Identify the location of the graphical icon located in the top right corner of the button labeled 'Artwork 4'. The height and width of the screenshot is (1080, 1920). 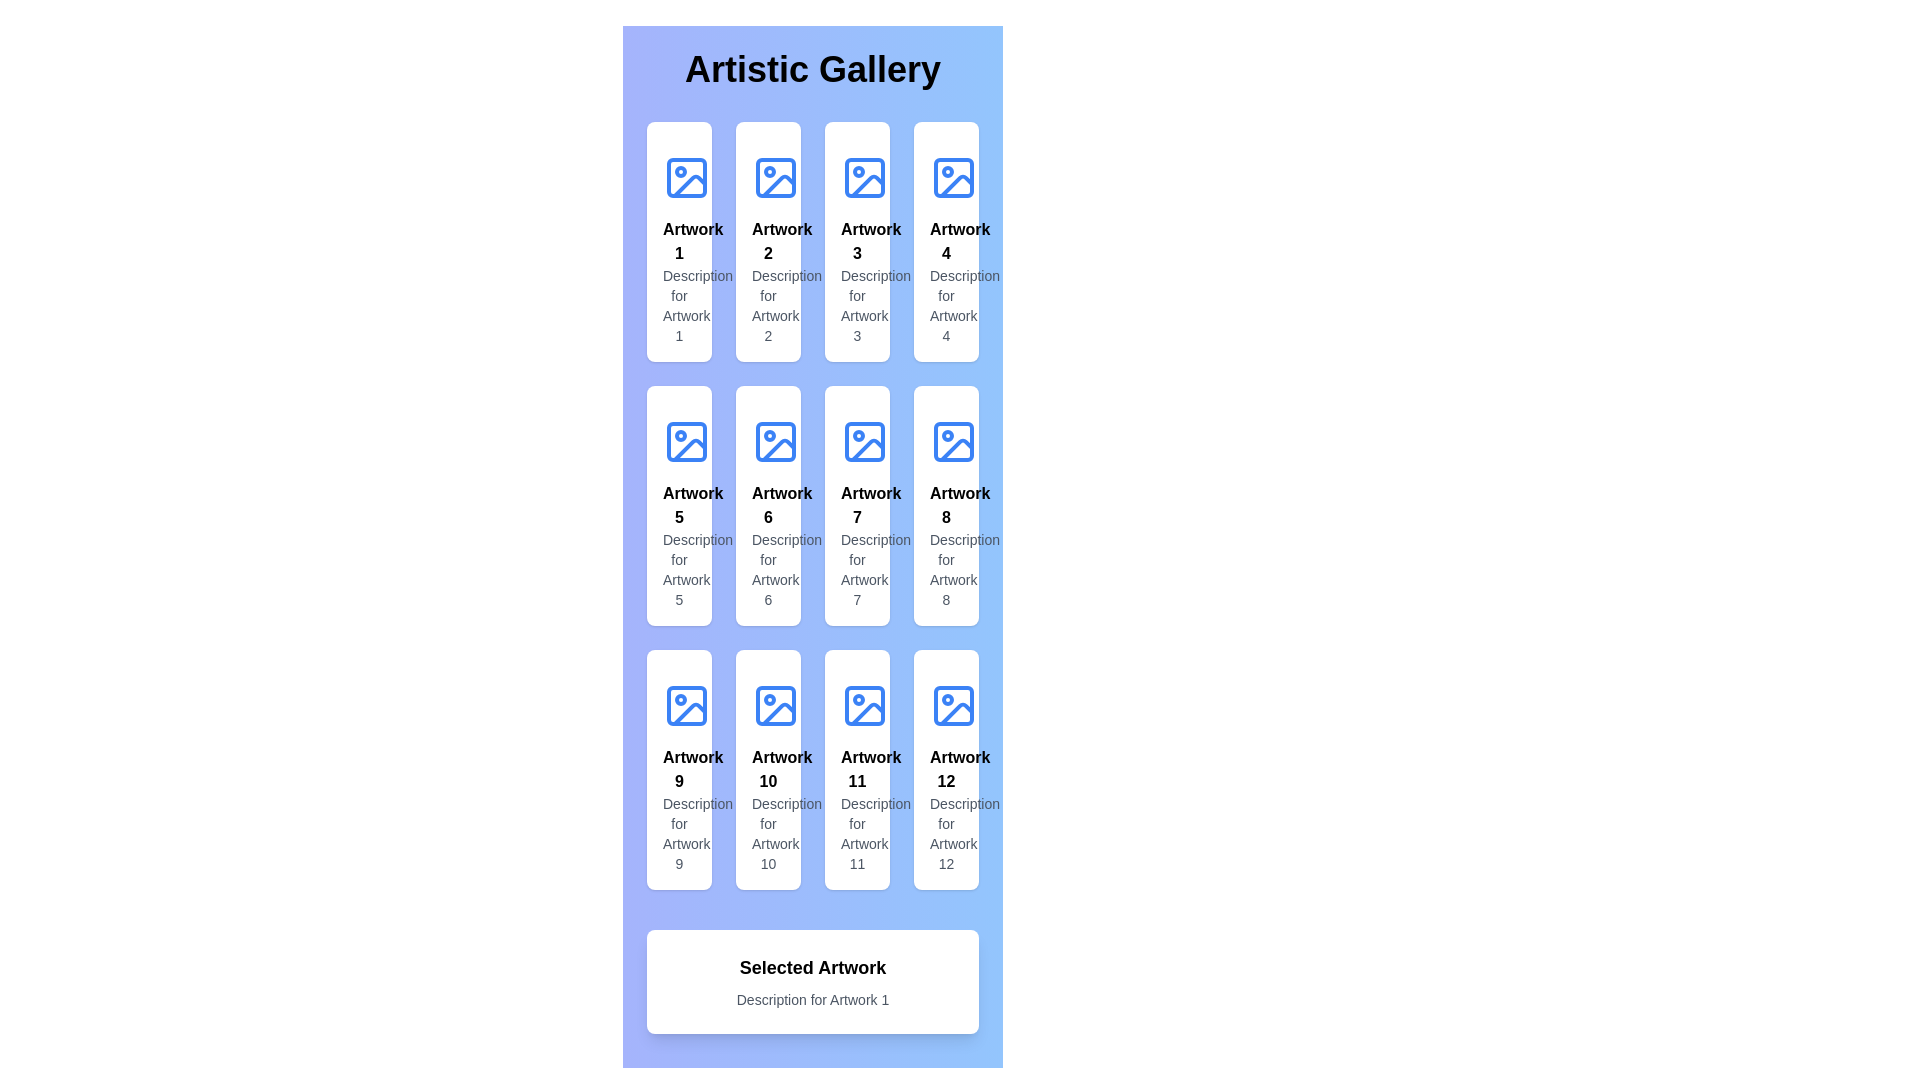
(953, 176).